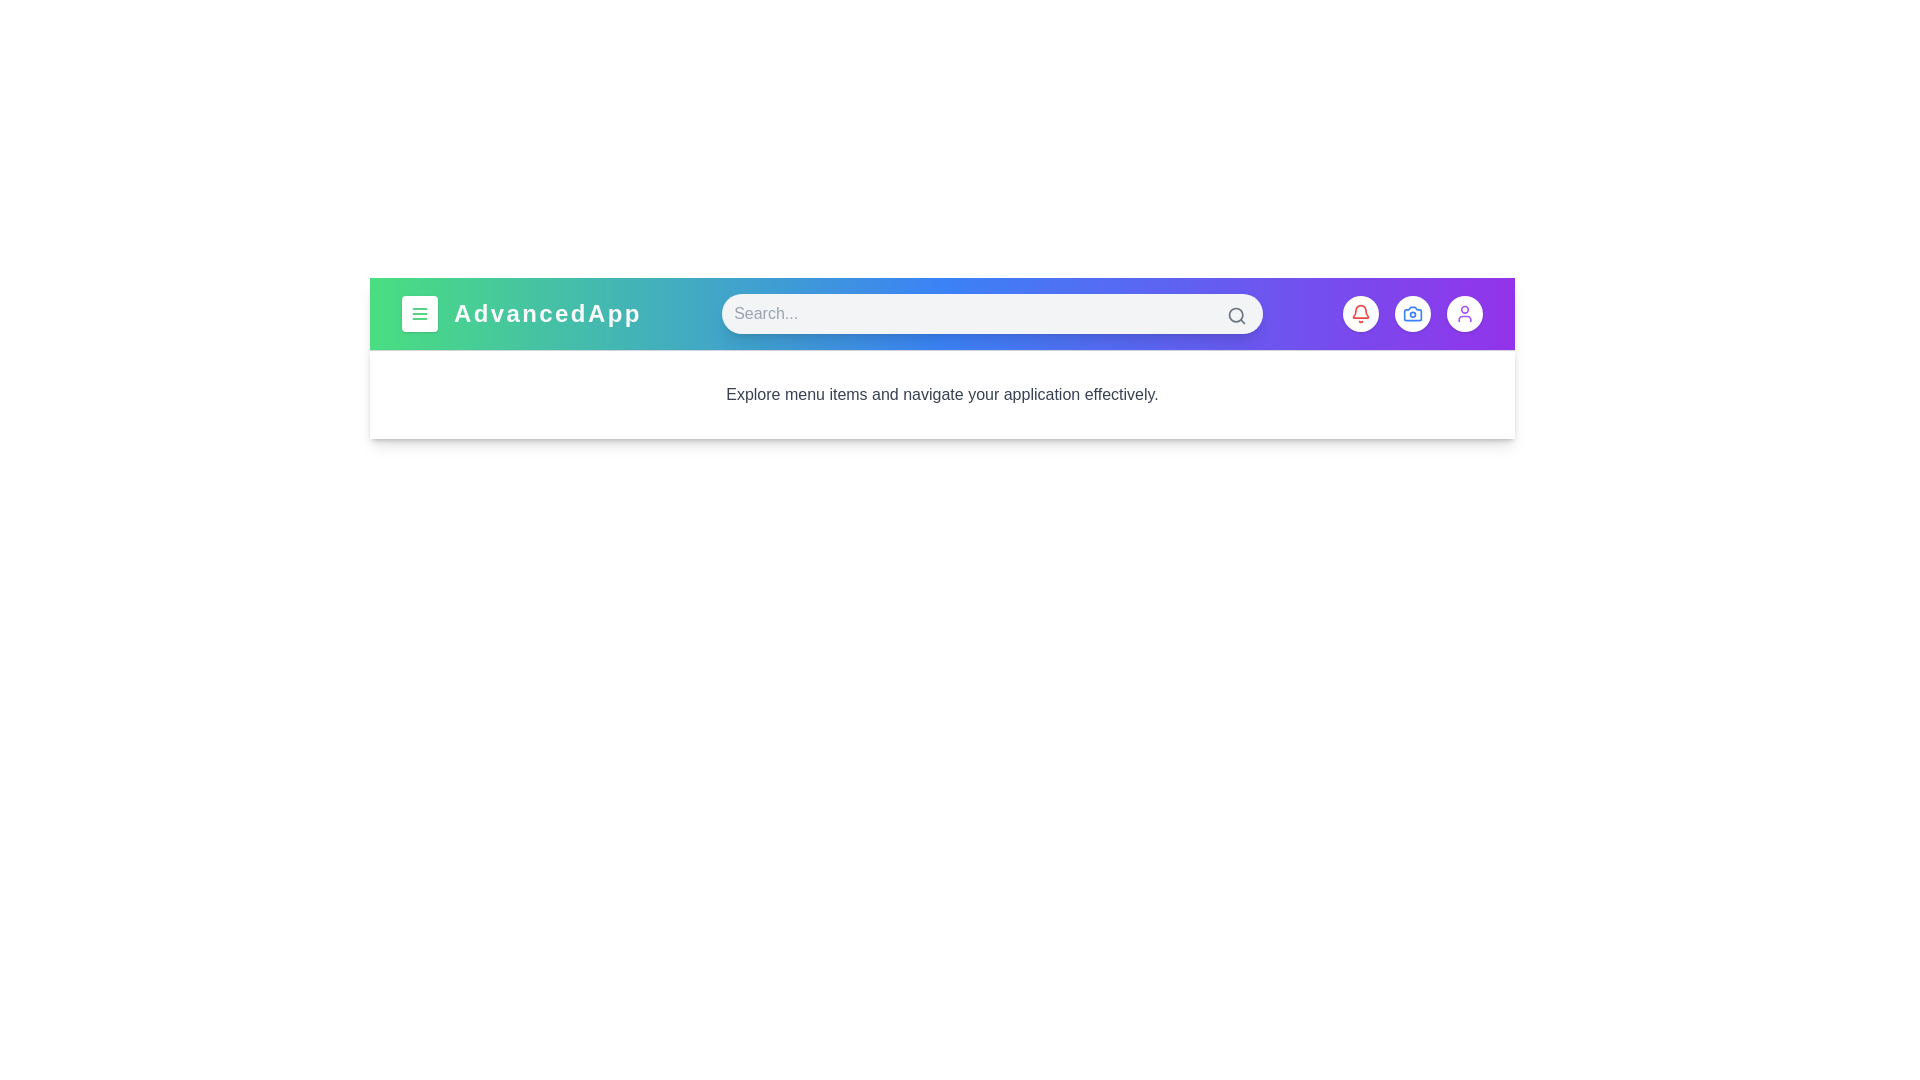 This screenshot has width=1920, height=1080. What do you see at coordinates (1360, 313) in the screenshot?
I see `the notification button to interact with it` at bounding box center [1360, 313].